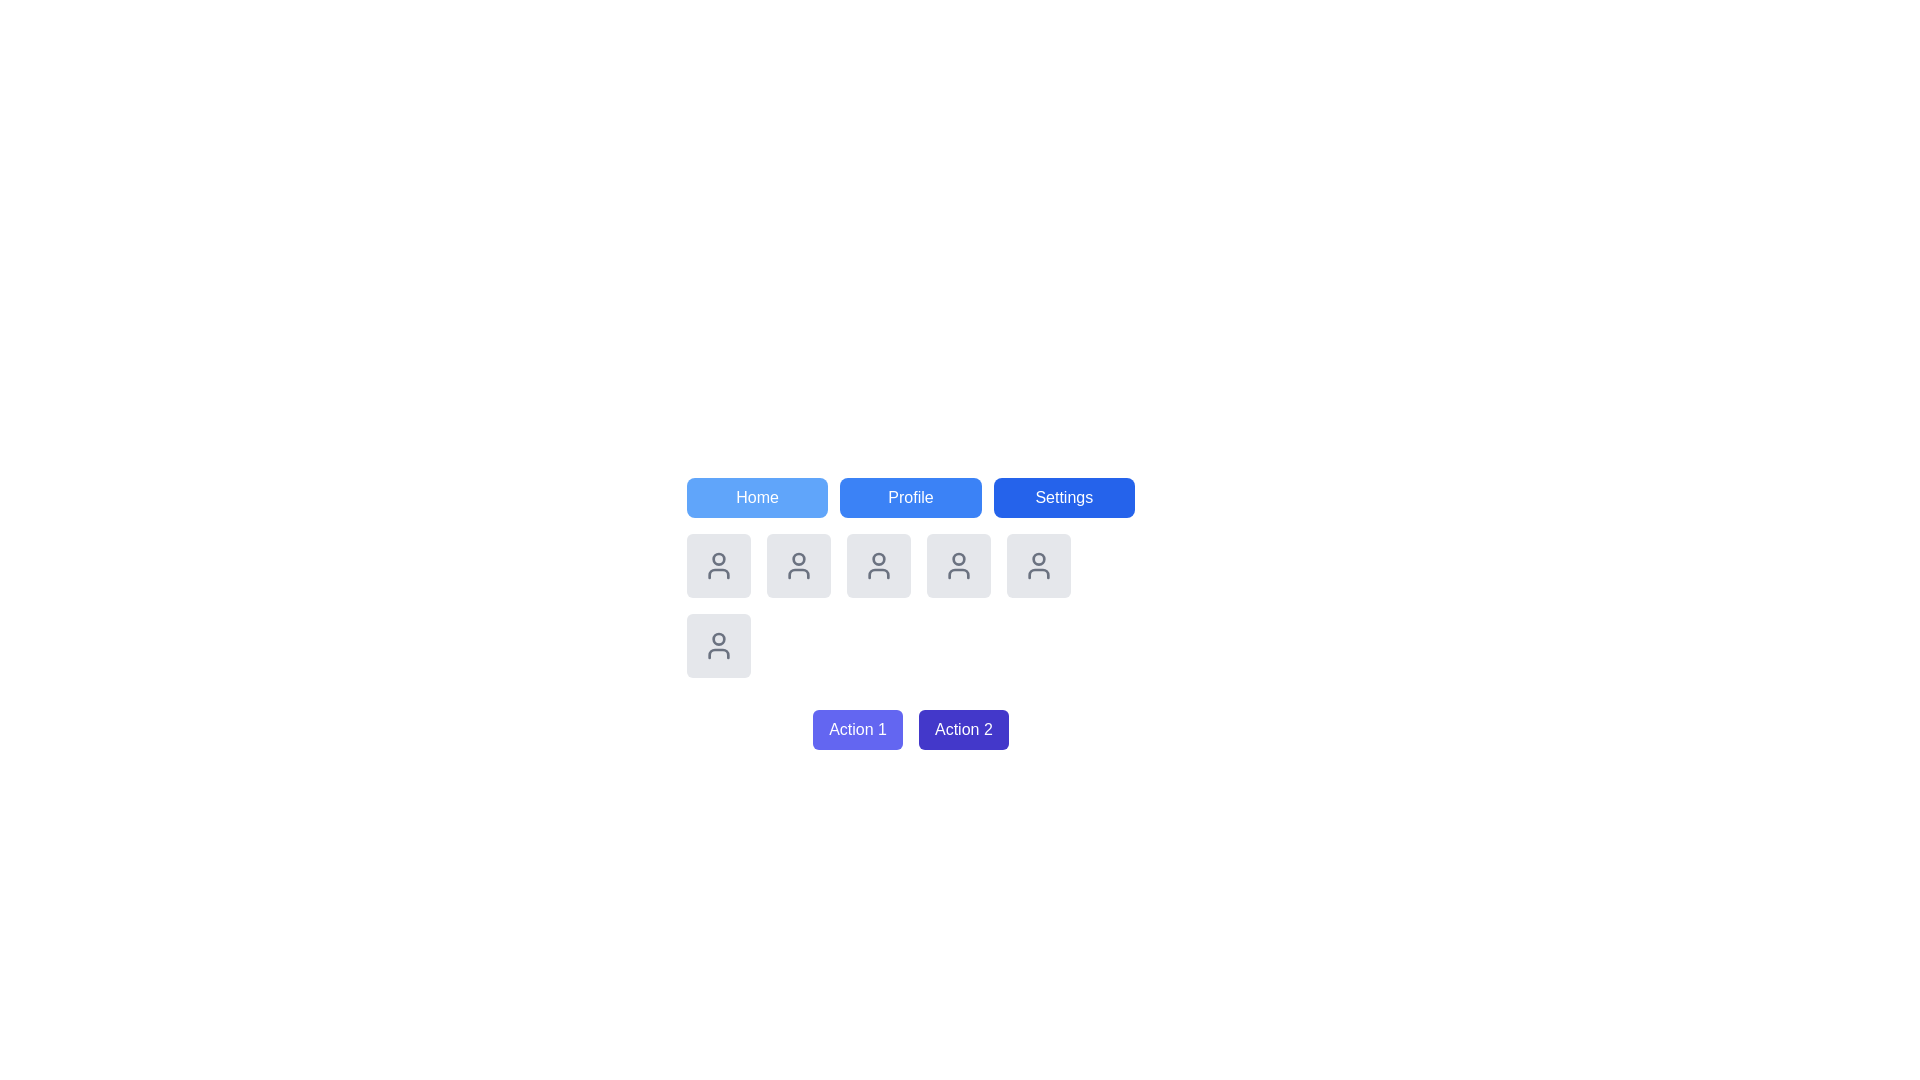  I want to click on the decorative vector graphics element representing a detail within the user icon located in the second row and second column of the grid layout, so click(797, 574).